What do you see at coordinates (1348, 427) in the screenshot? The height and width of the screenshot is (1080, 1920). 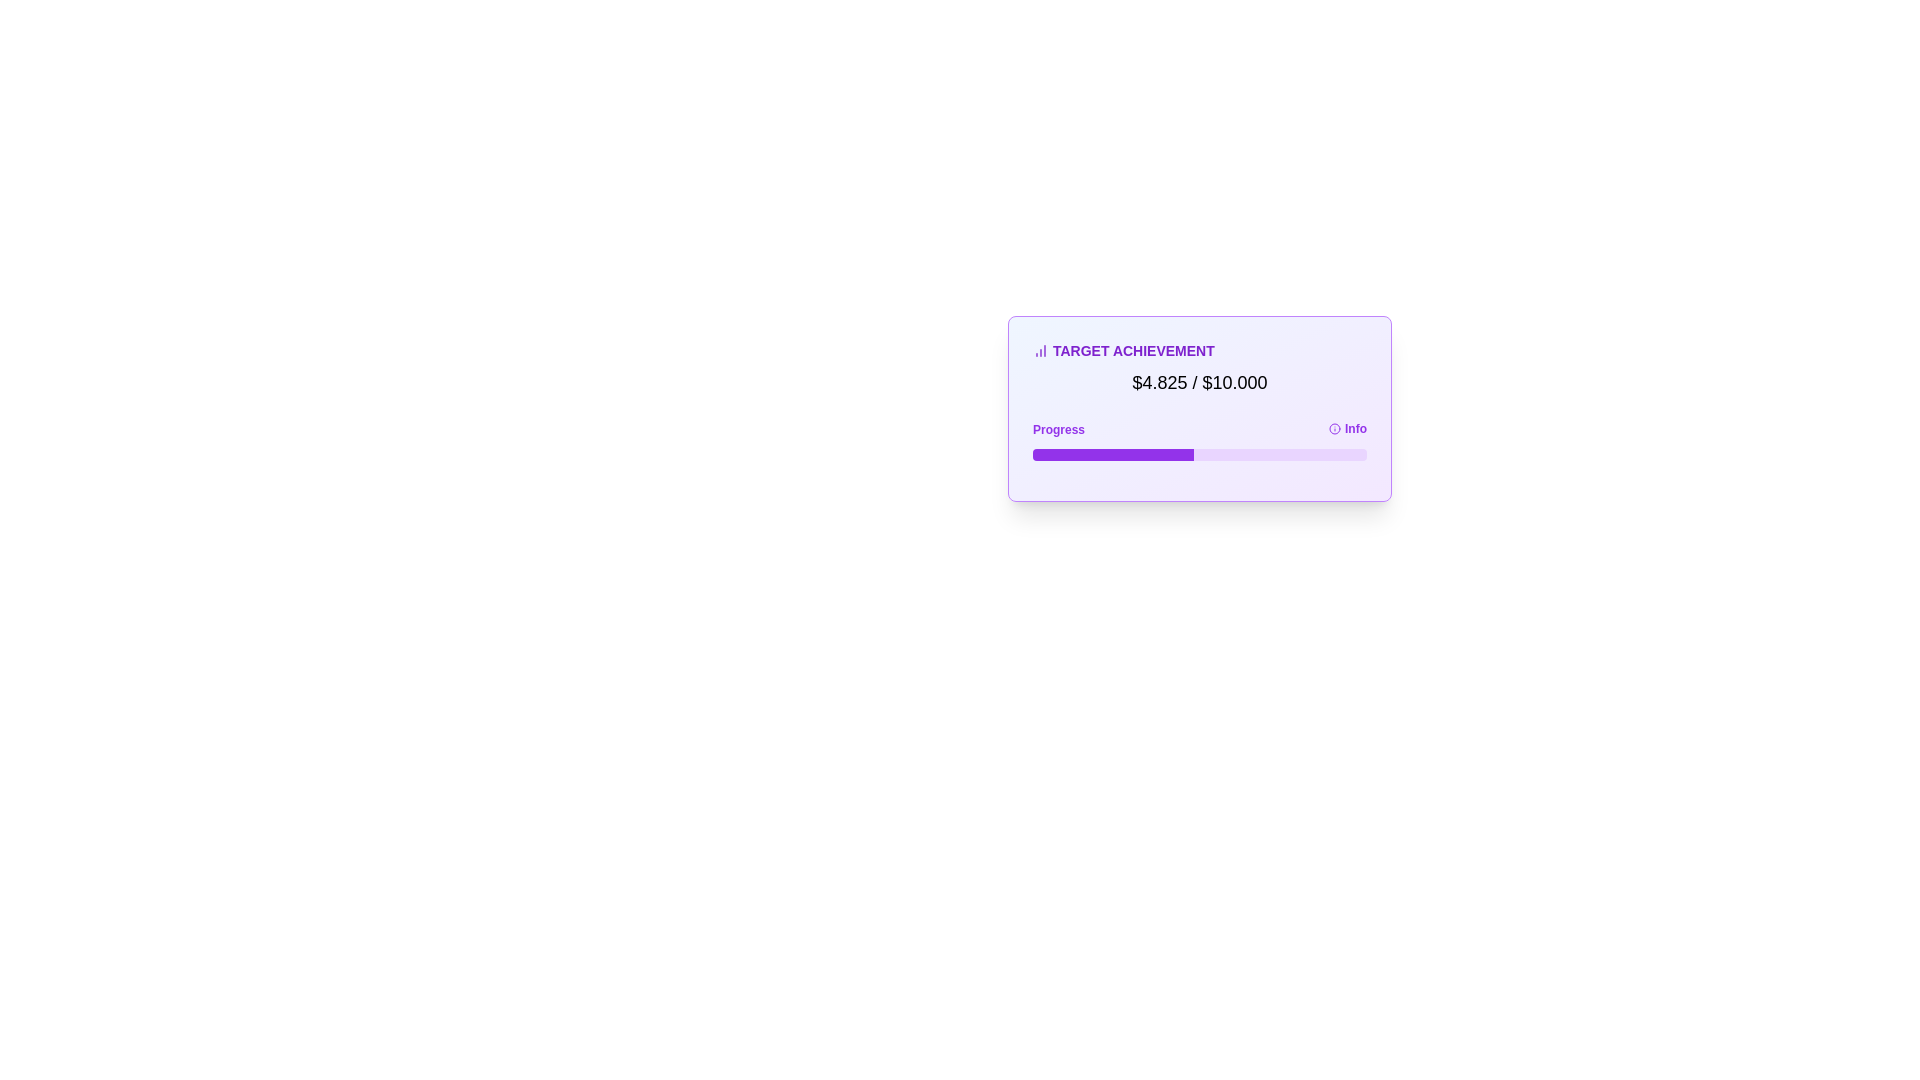 I see `the informational label with the word 'Info' in a bold purple font, located at the rightmost side of the 'Progress Info' section adjacent to the progress bar` at bounding box center [1348, 427].